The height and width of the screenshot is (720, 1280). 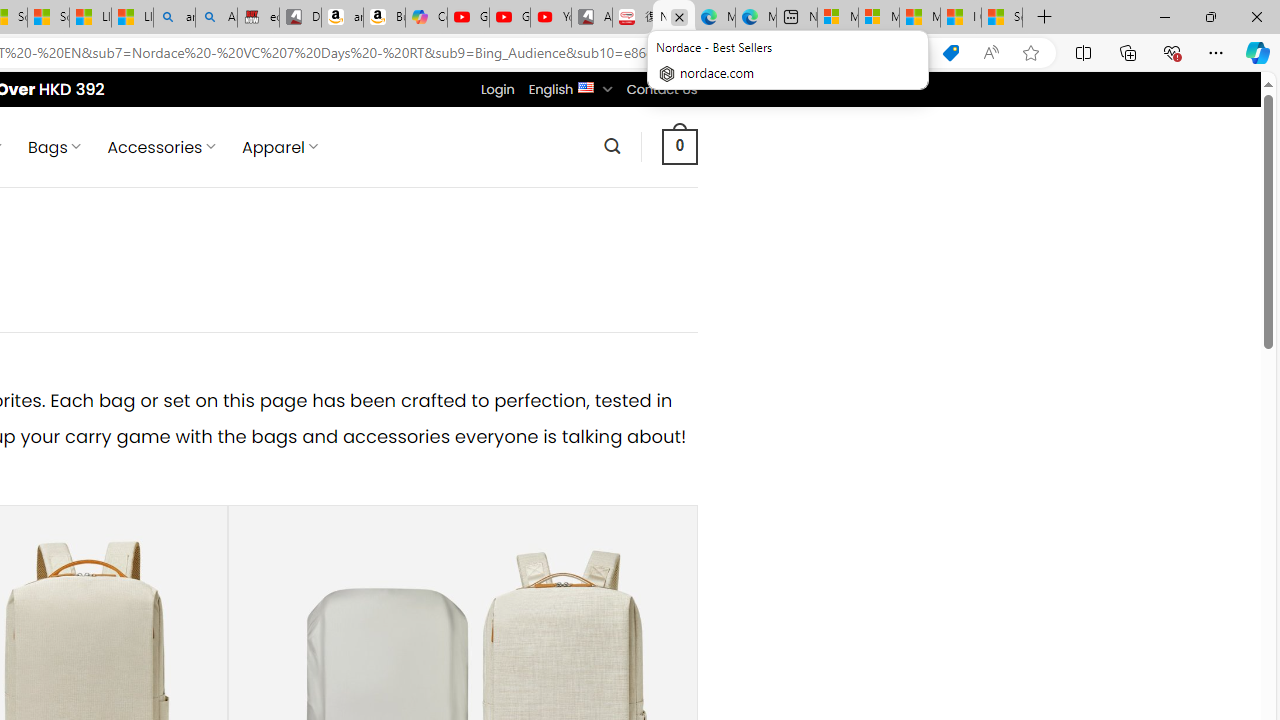 I want to click on 'Search', so click(x=611, y=145).